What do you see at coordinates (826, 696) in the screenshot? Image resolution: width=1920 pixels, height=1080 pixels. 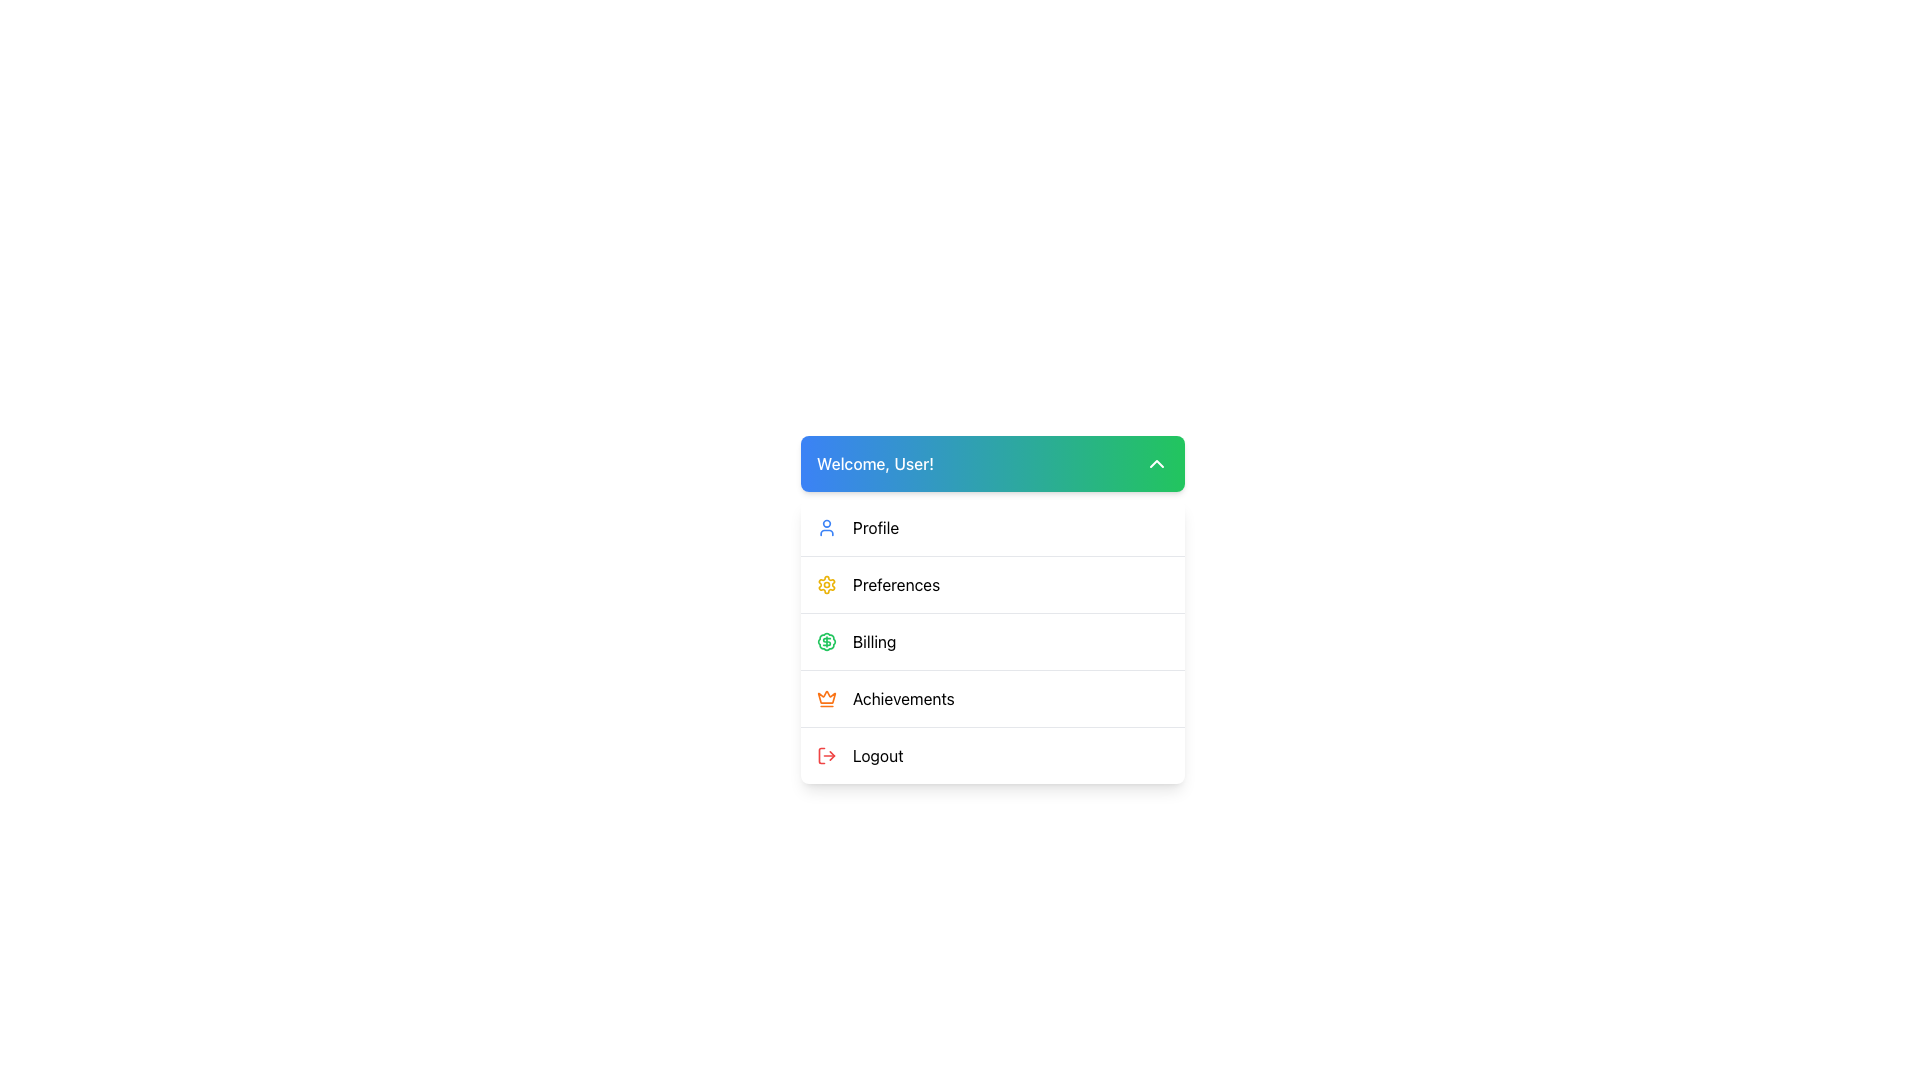 I see `the crown-shaped icon with an orange hue located near the top section of the dropdown menu` at bounding box center [826, 696].